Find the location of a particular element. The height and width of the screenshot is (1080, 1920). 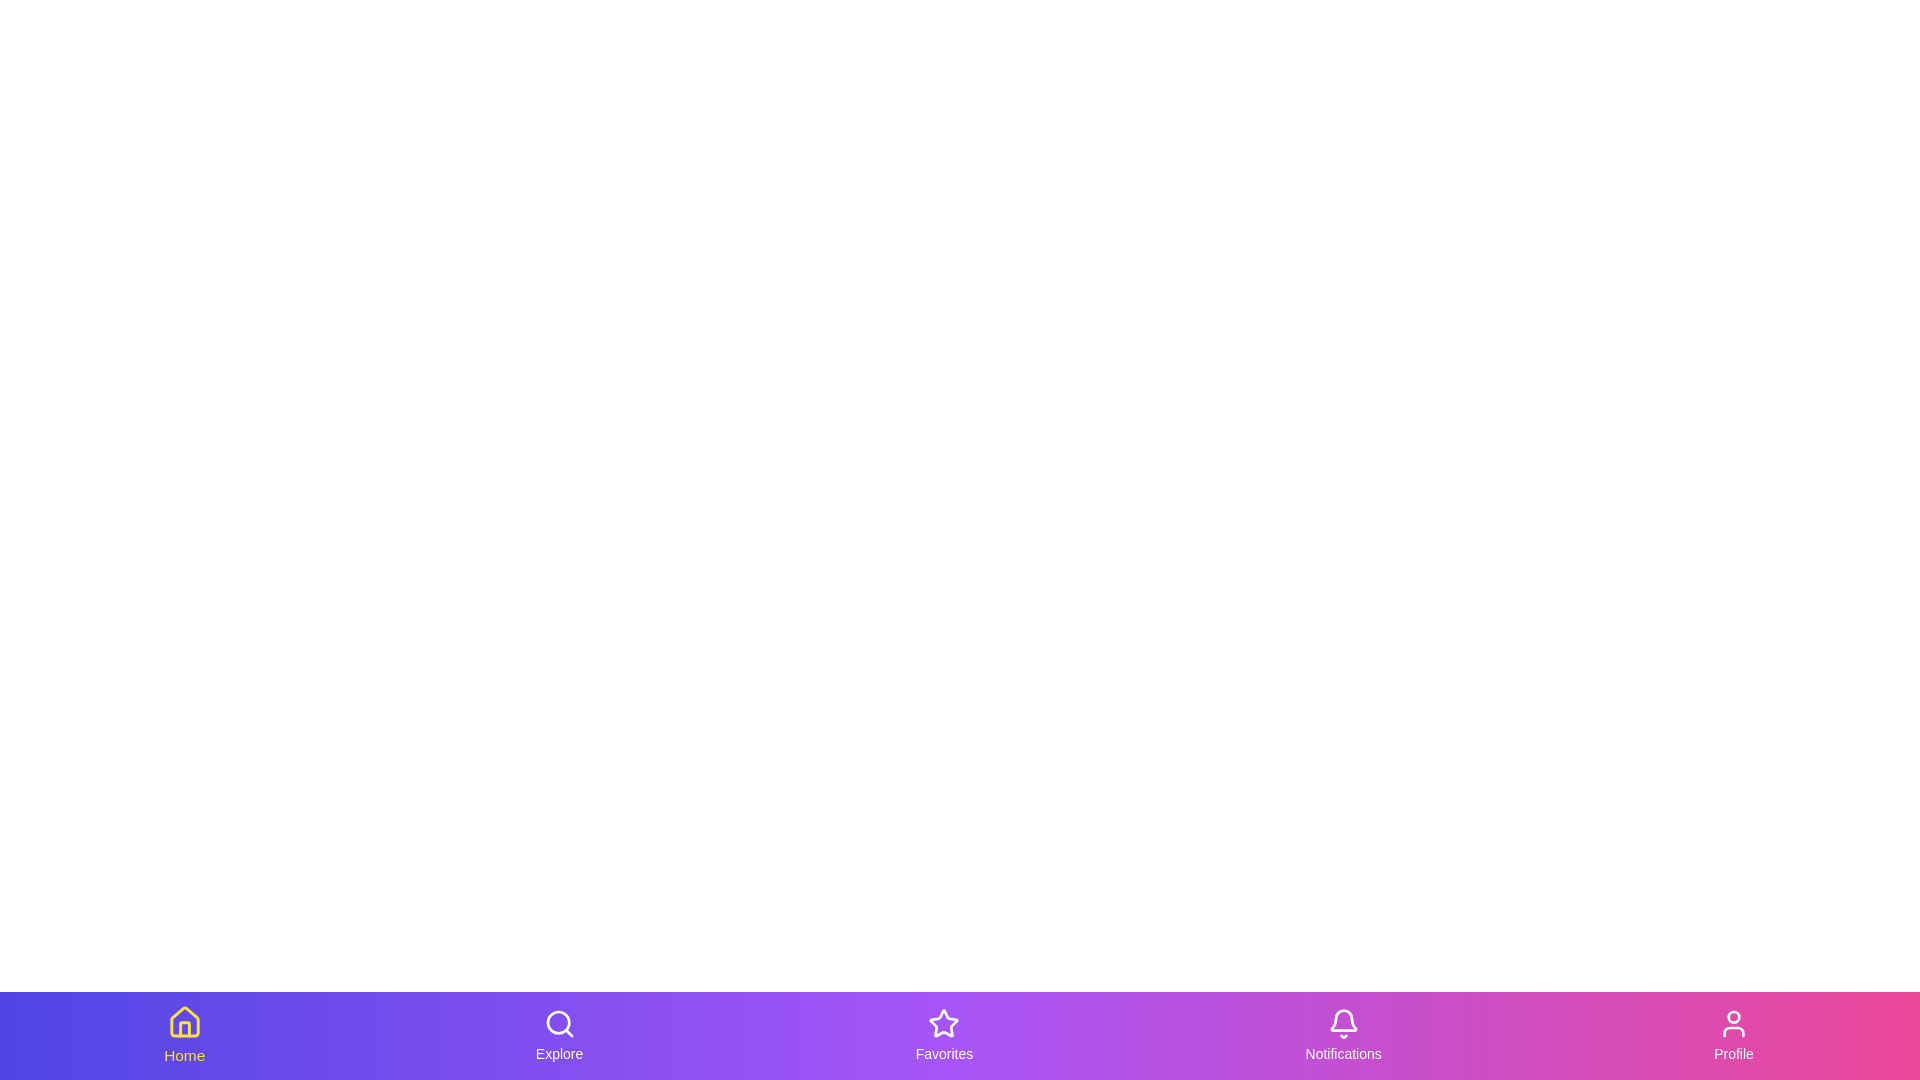

the navigation tab labeled Notifications is located at coordinates (1343, 1035).